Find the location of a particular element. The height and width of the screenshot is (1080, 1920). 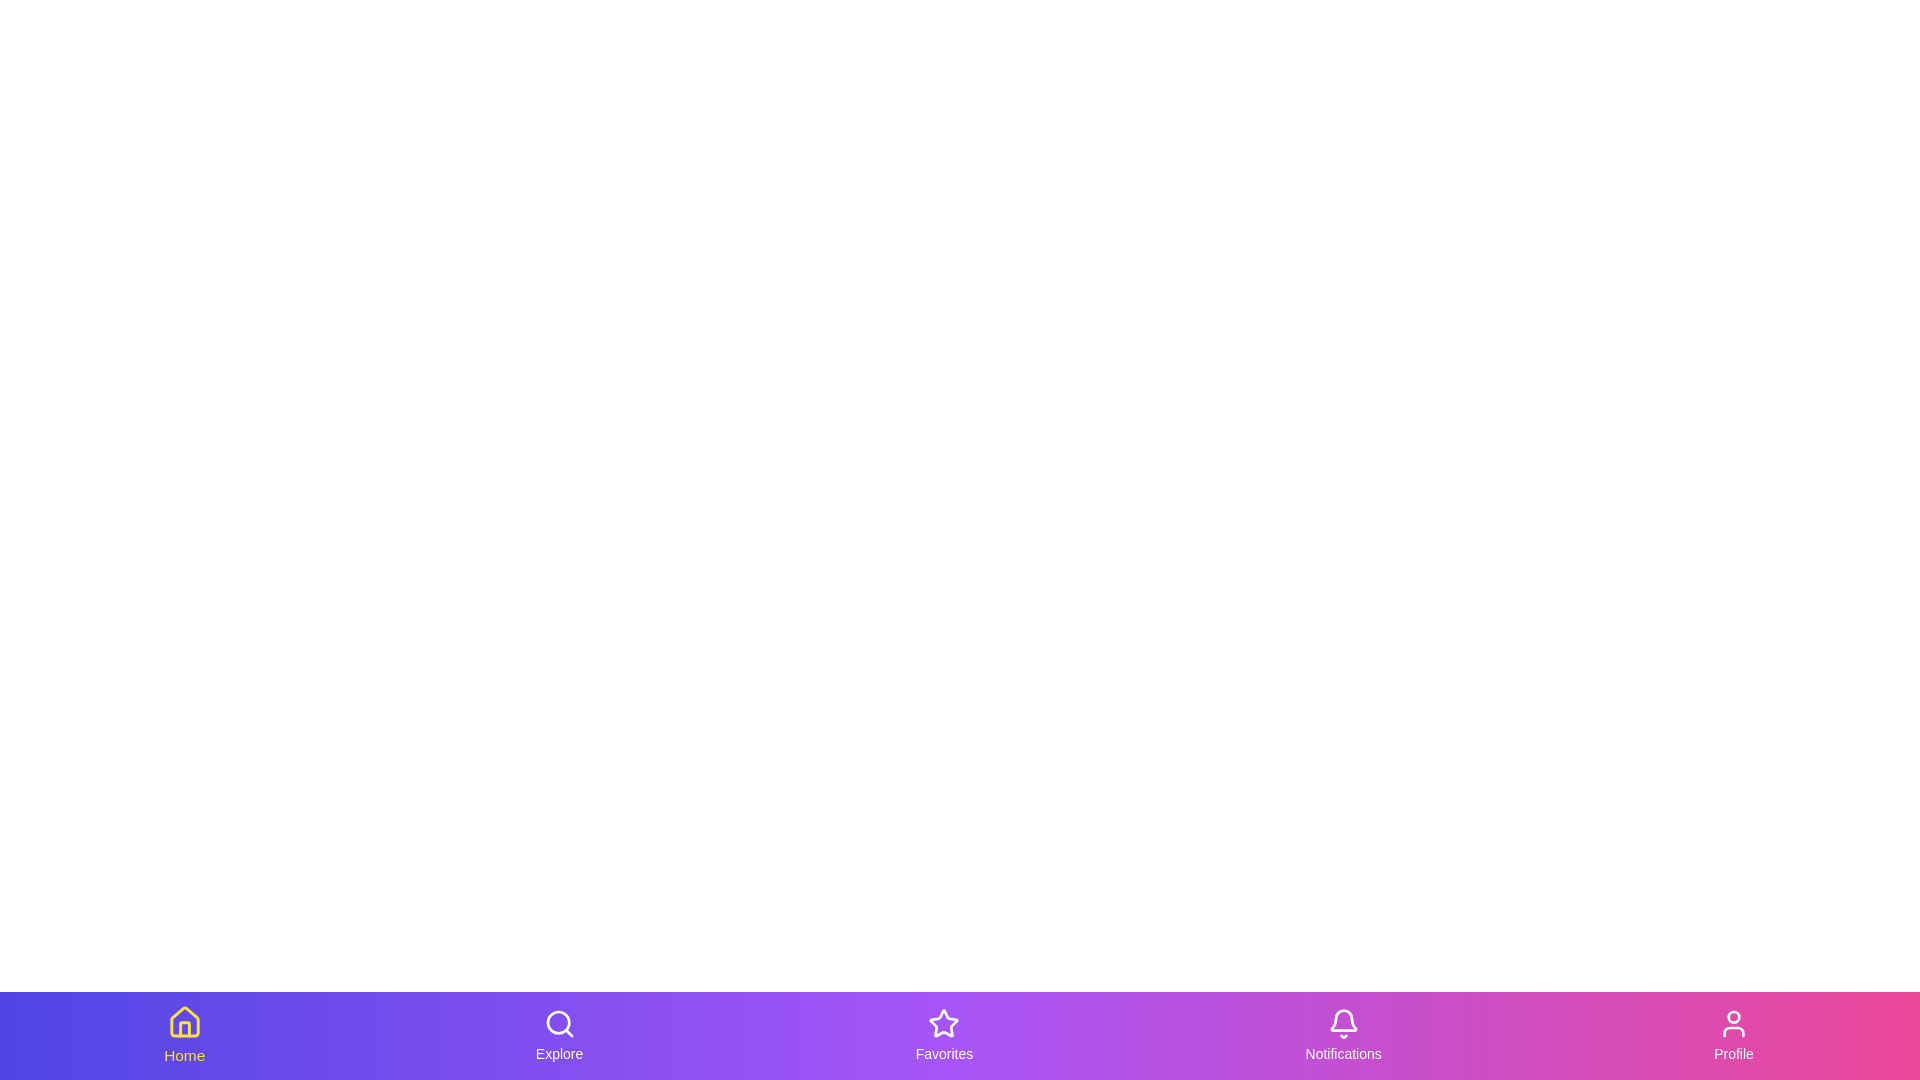

the navigation tab labeled Notifications is located at coordinates (1343, 1035).